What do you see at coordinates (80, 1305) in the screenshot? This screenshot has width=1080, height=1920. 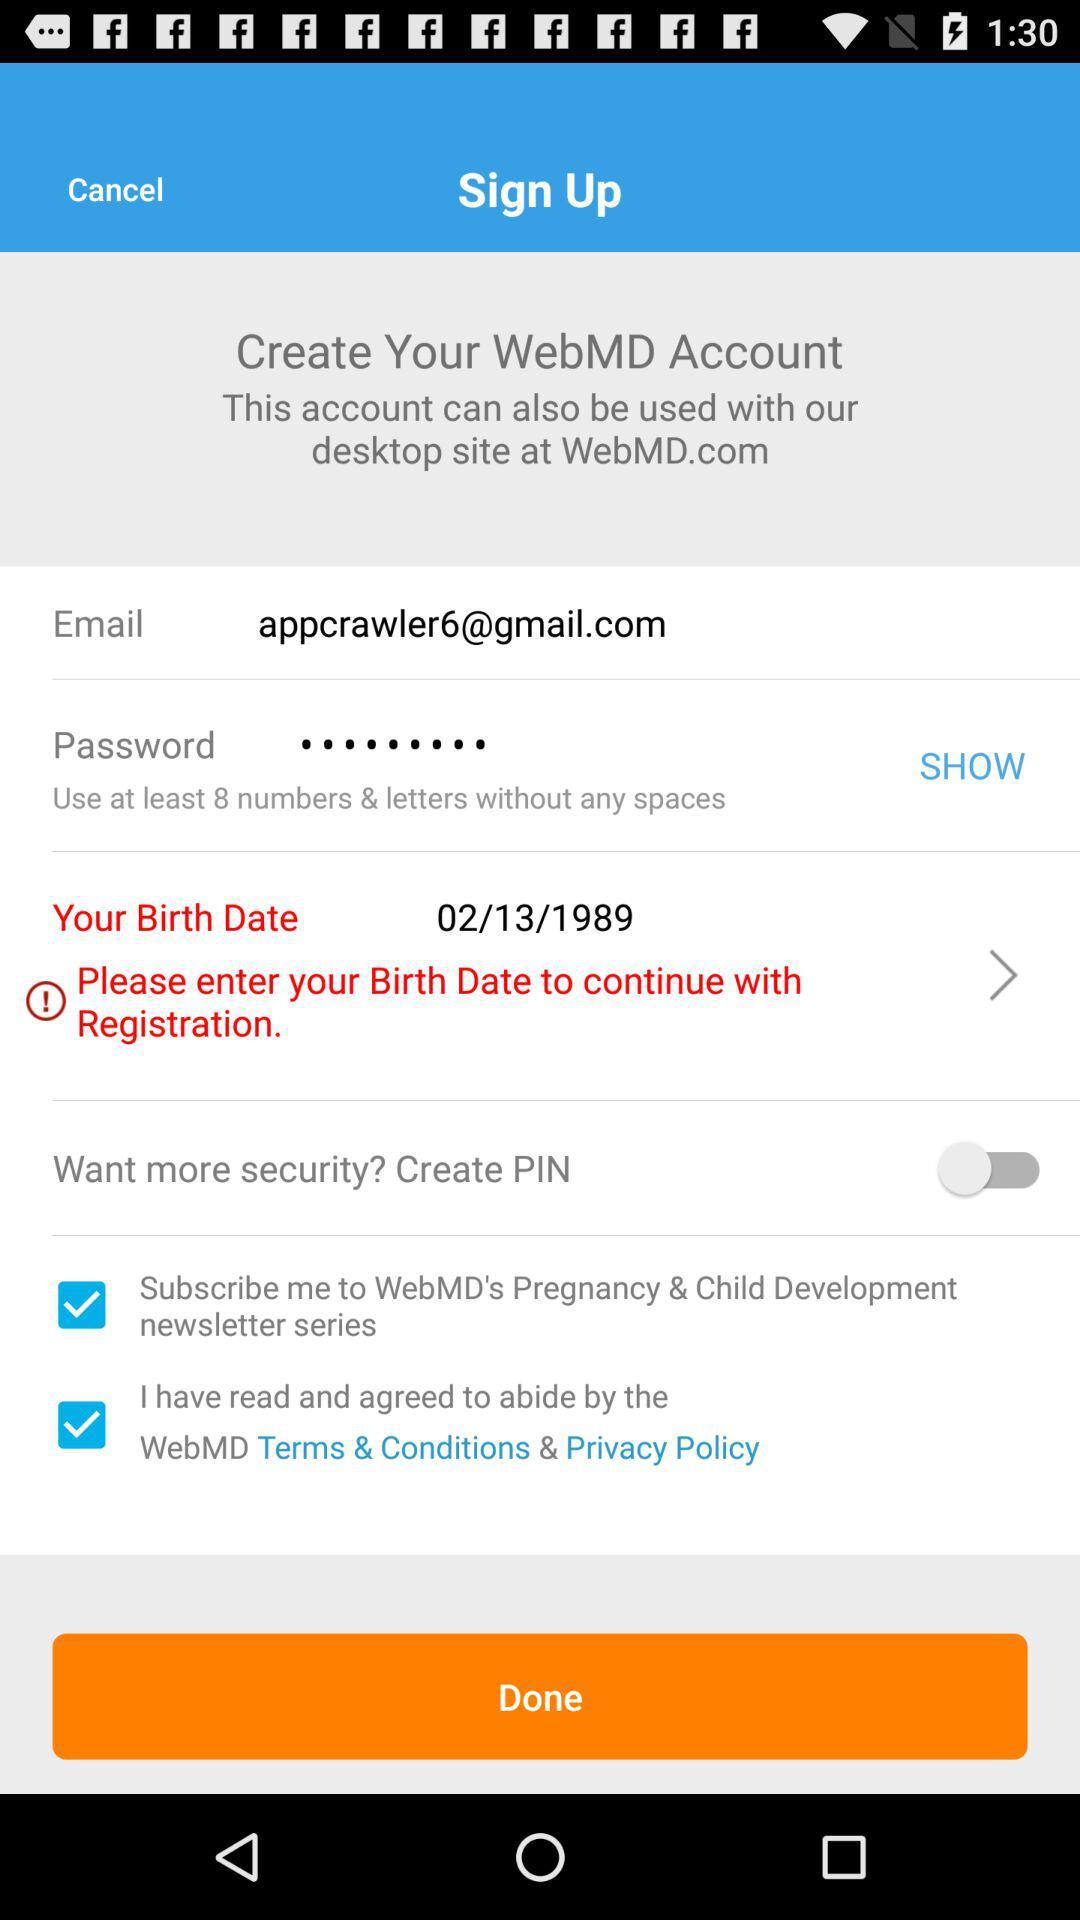 I see `check box to subscribe` at bounding box center [80, 1305].